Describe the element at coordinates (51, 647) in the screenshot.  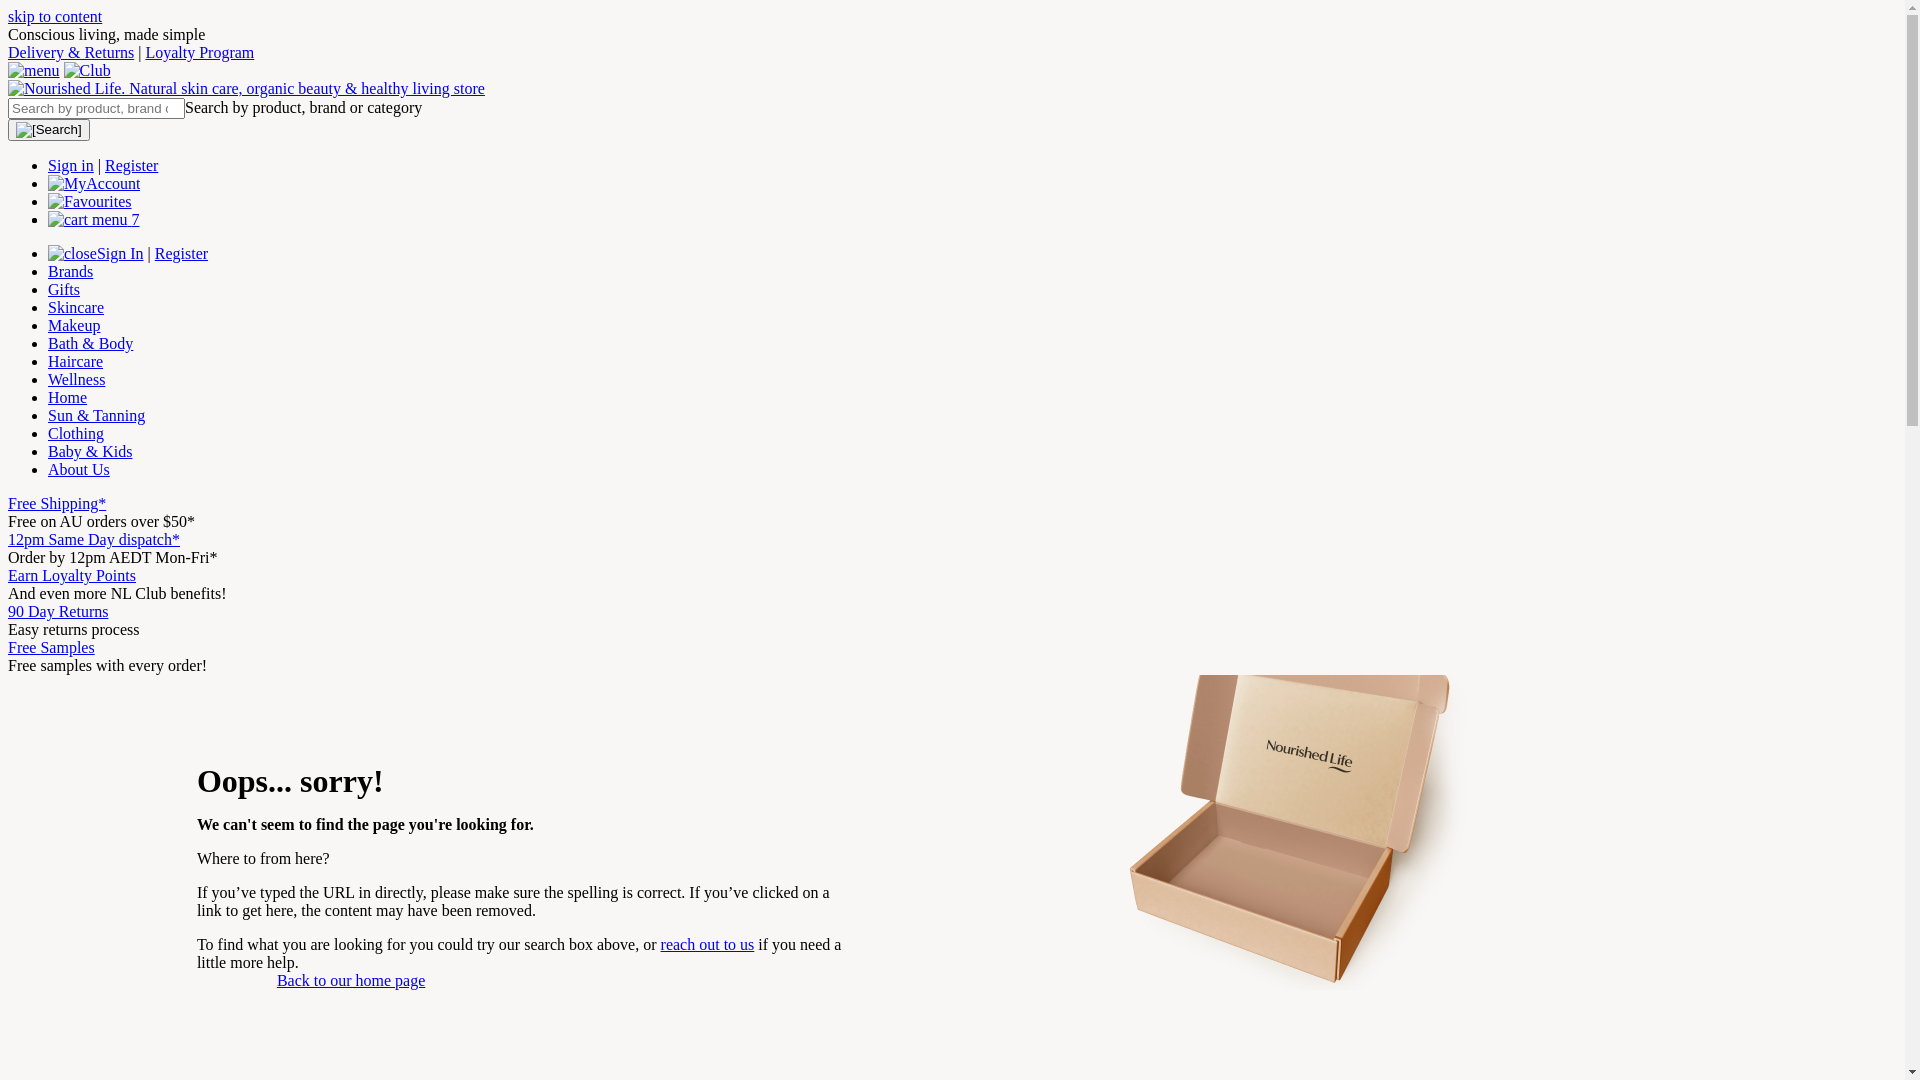
I see `'Free Samples'` at that location.